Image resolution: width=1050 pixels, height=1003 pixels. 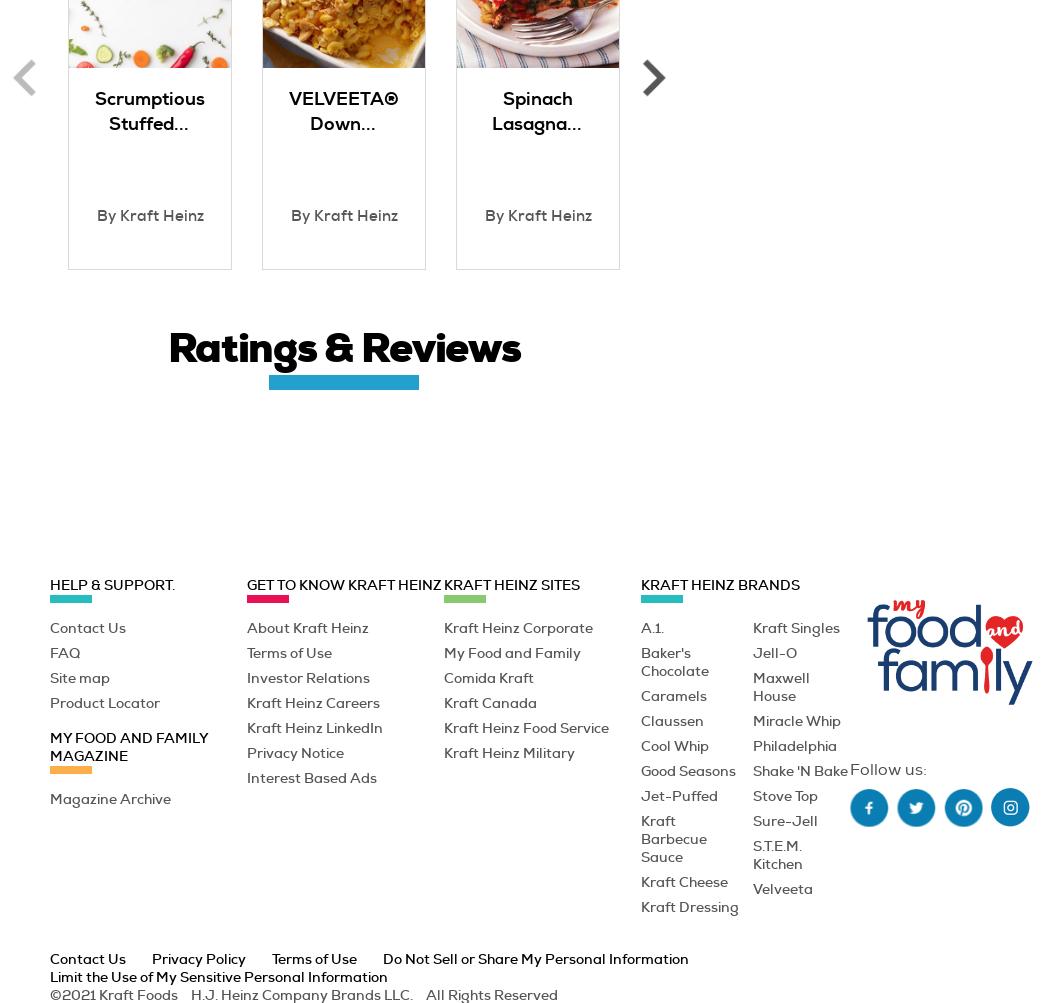 What do you see at coordinates (510, 583) in the screenshot?
I see `'KRAFT HEINZ SITES'` at bounding box center [510, 583].